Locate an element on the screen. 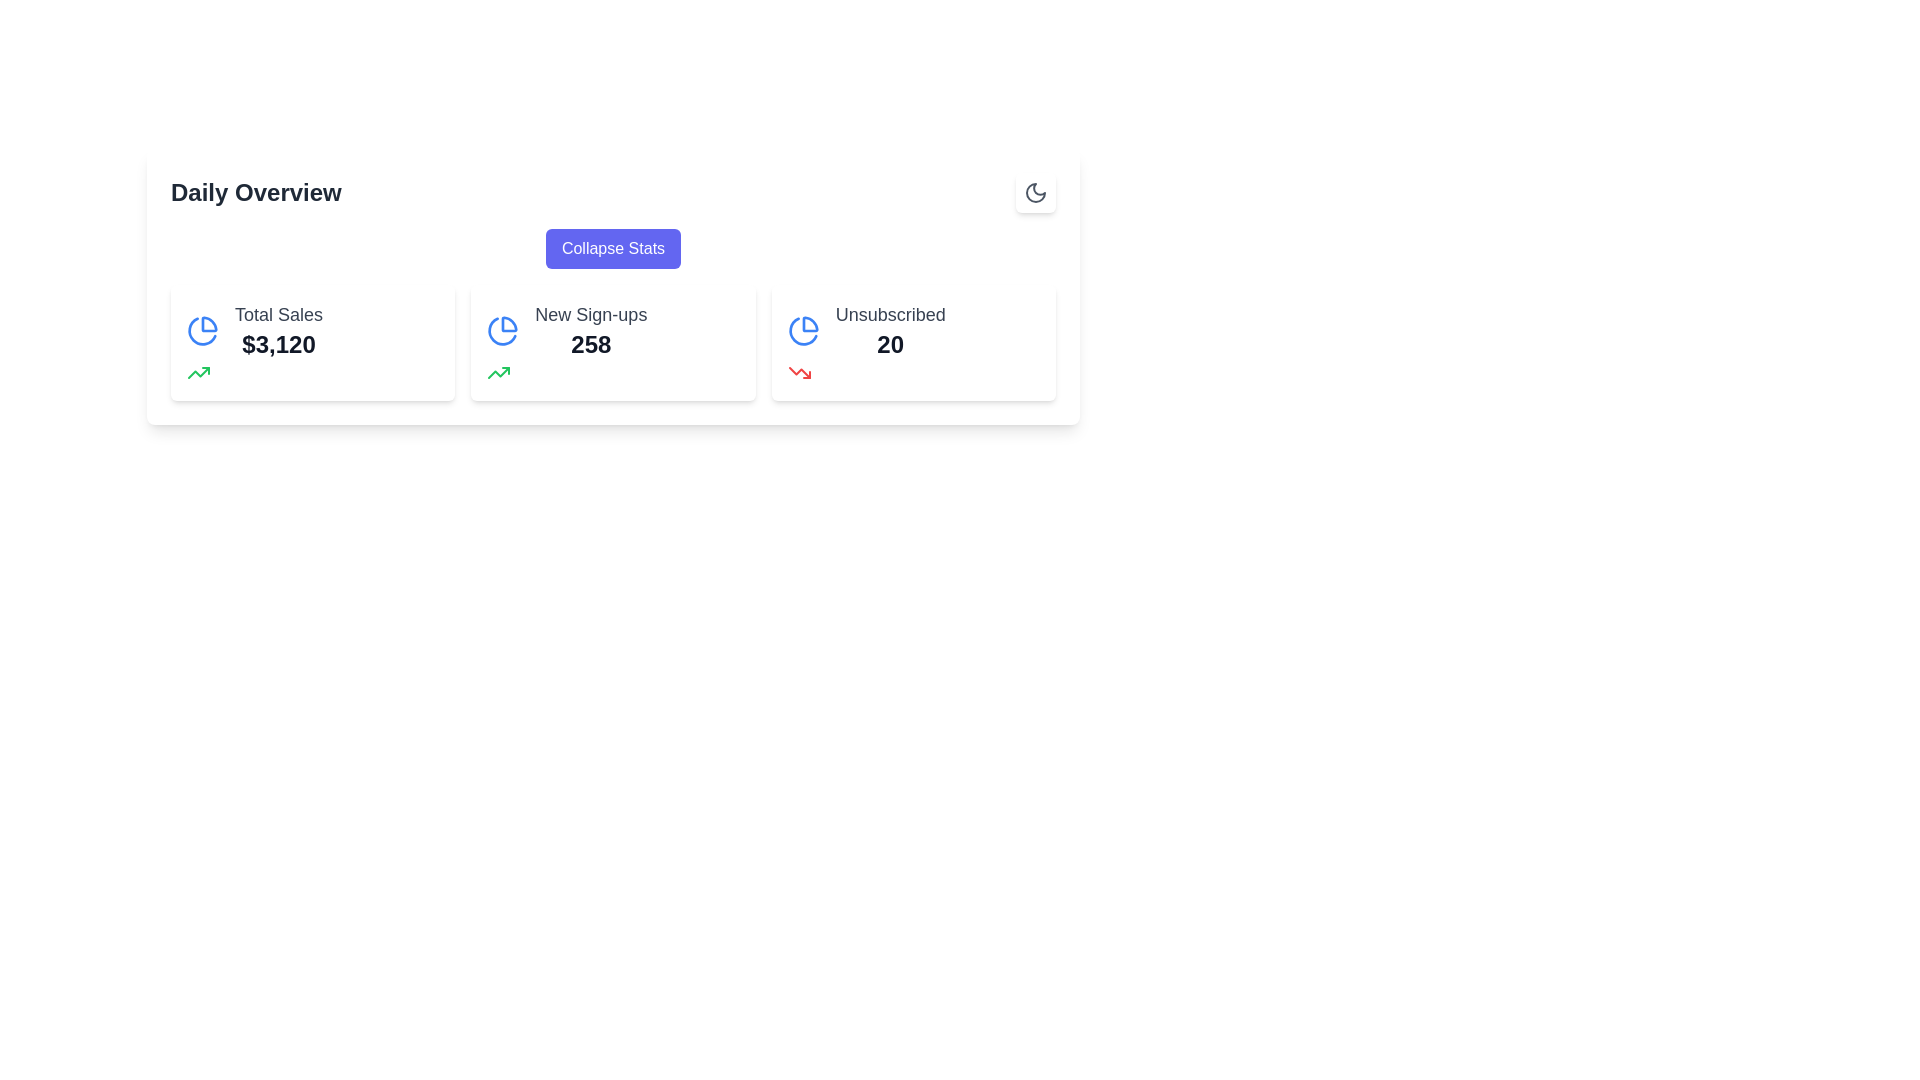 The height and width of the screenshot is (1080, 1920). the Text label element displaying 'New Sign-ups' with the value '258' in bold, located under the 'Daily Overview' header is located at coordinates (590, 330).